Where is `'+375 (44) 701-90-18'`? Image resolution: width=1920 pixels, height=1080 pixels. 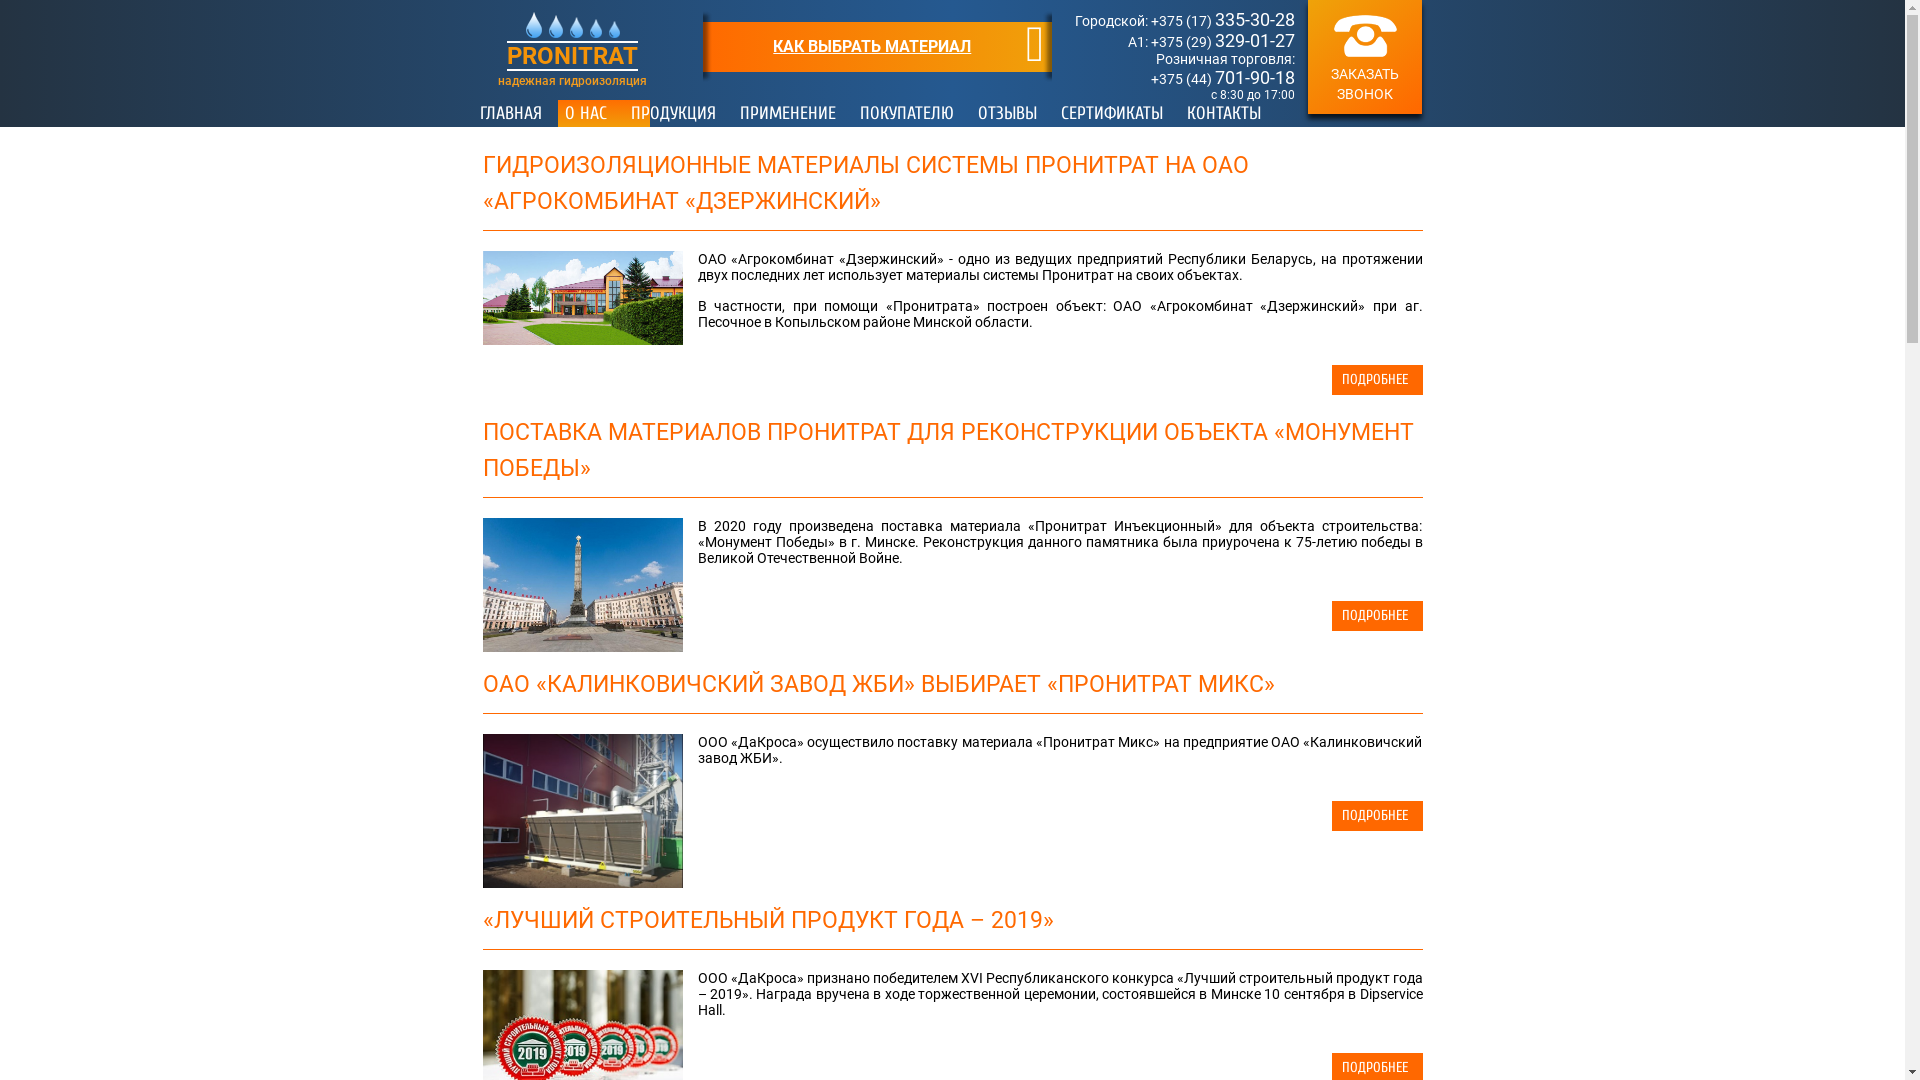
'+375 (44) 701-90-18' is located at coordinates (1222, 77).